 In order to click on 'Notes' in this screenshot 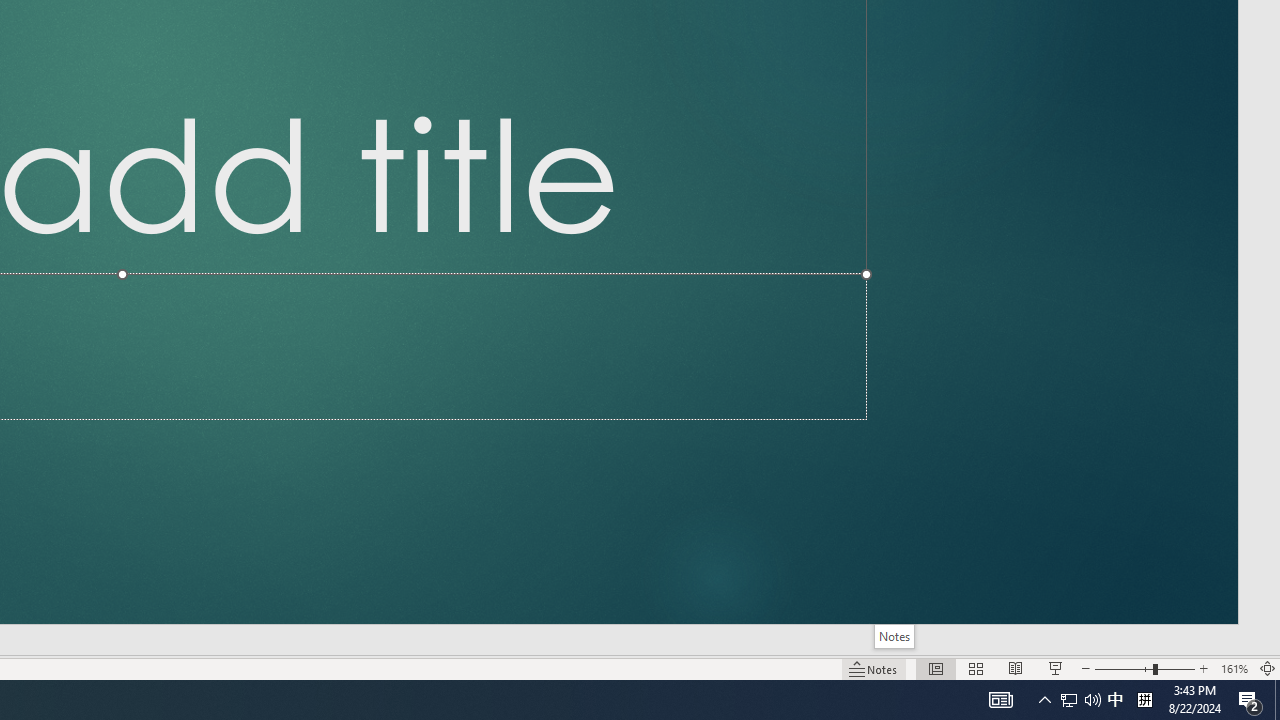, I will do `click(893, 636)`.